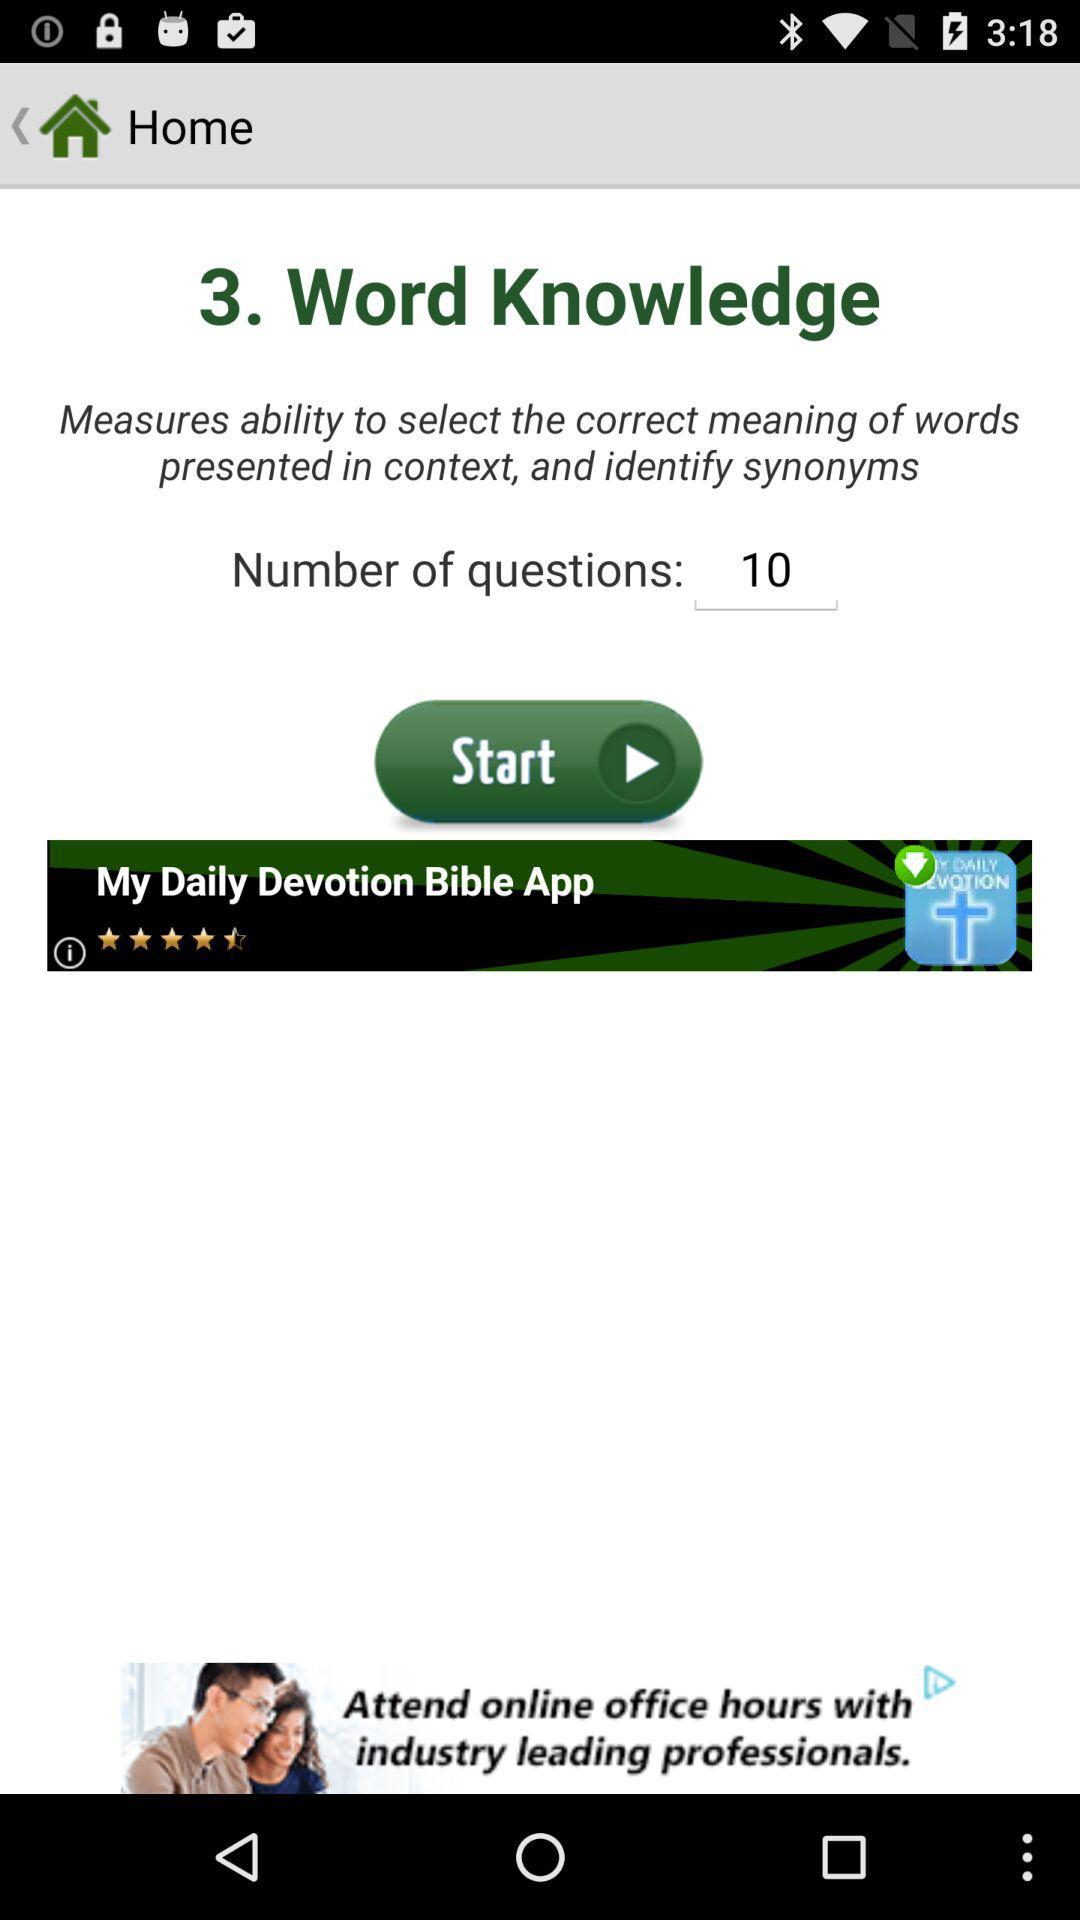 This screenshot has height=1920, width=1080. I want to click on the advertisement, so click(538, 904).